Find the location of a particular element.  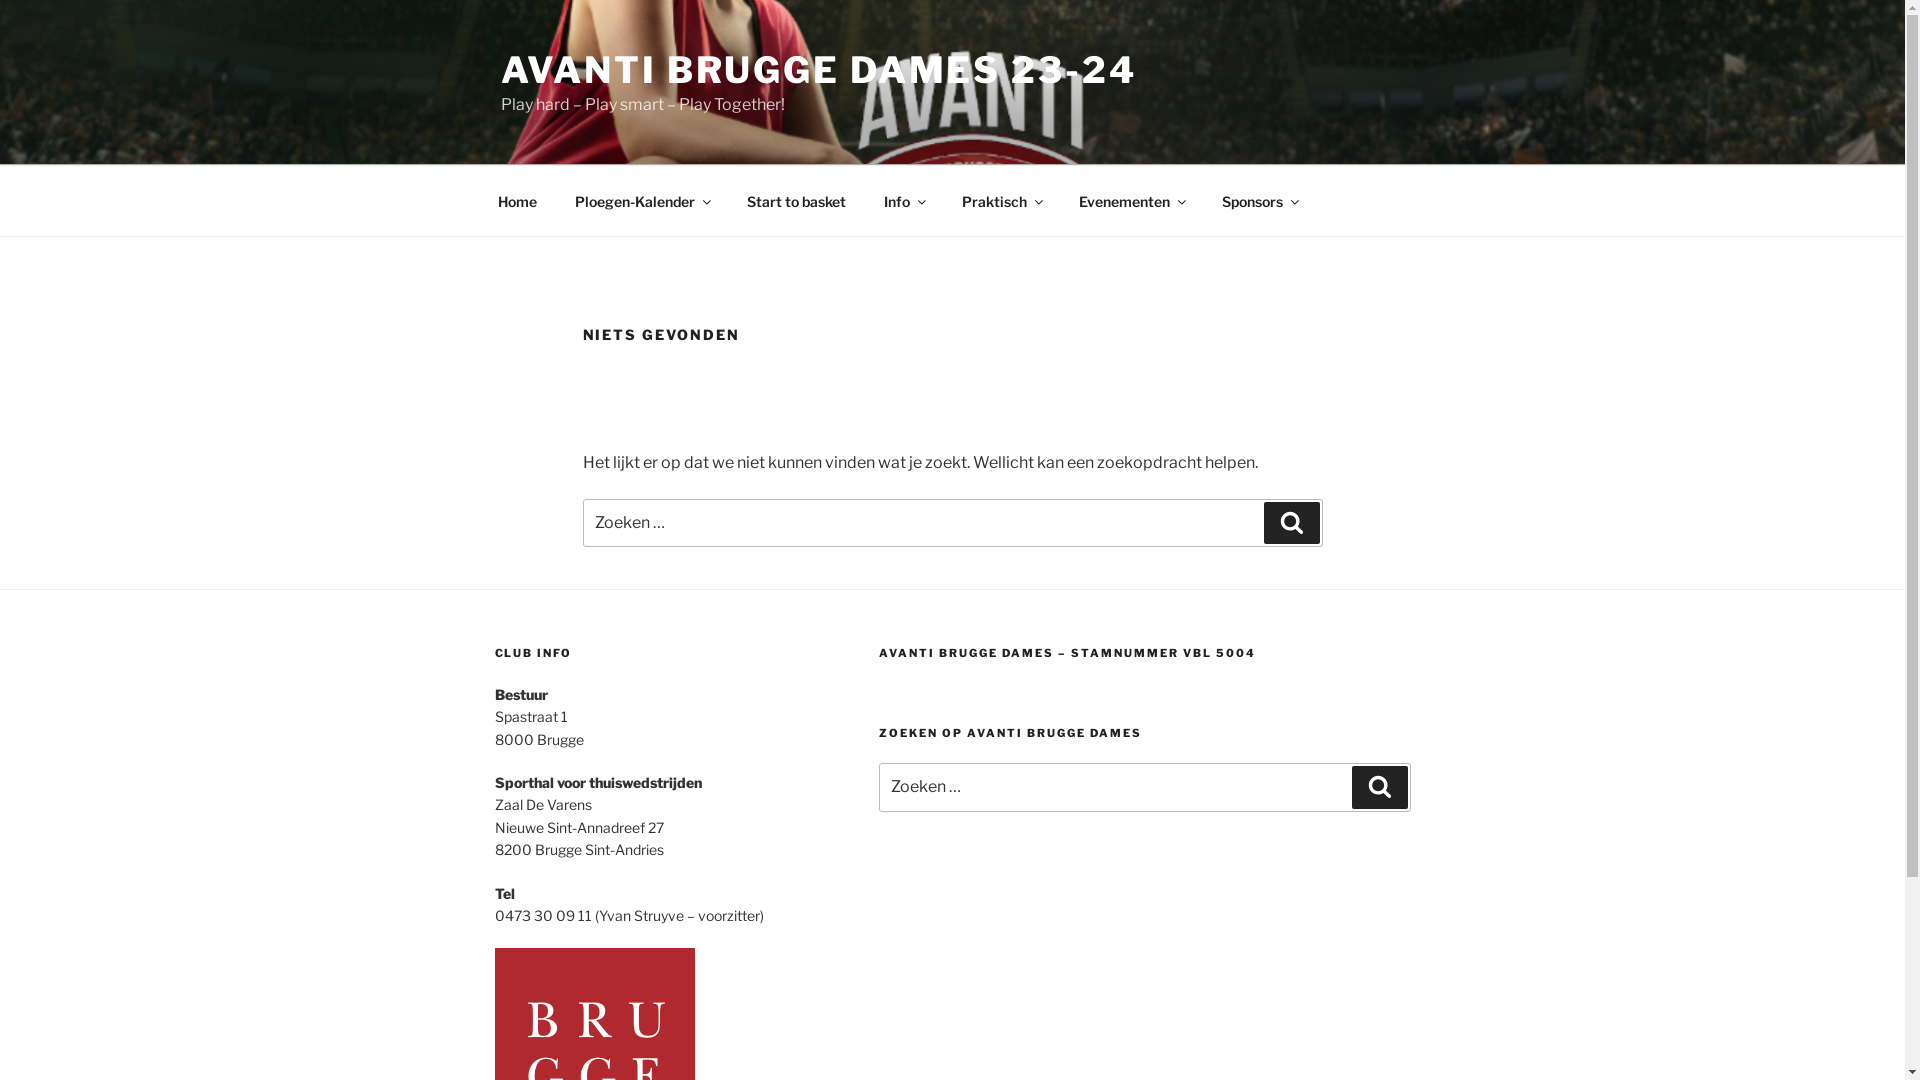

'Zoeken' is located at coordinates (1352, 785).